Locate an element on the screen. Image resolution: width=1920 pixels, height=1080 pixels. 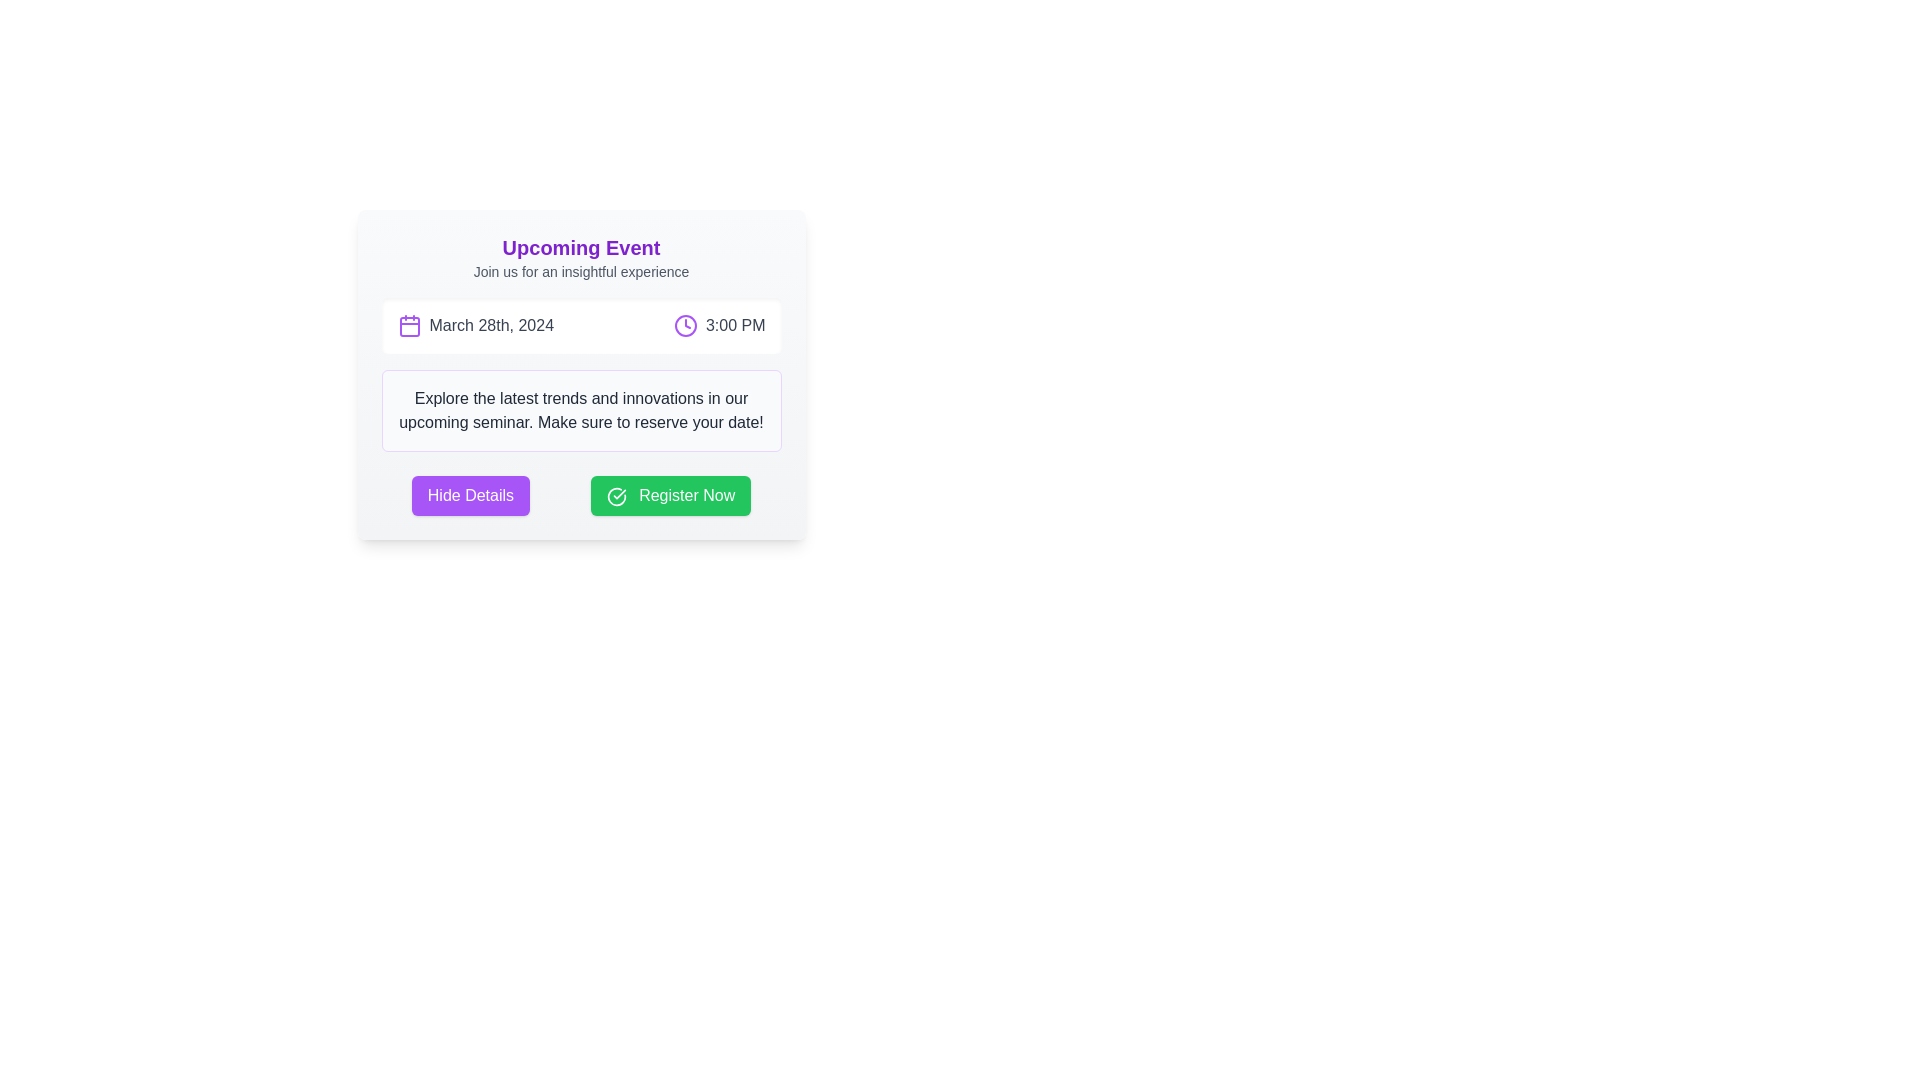
the vibrant purple clock icon positioned to the left of the '3:00 PM' time display is located at coordinates (685, 325).